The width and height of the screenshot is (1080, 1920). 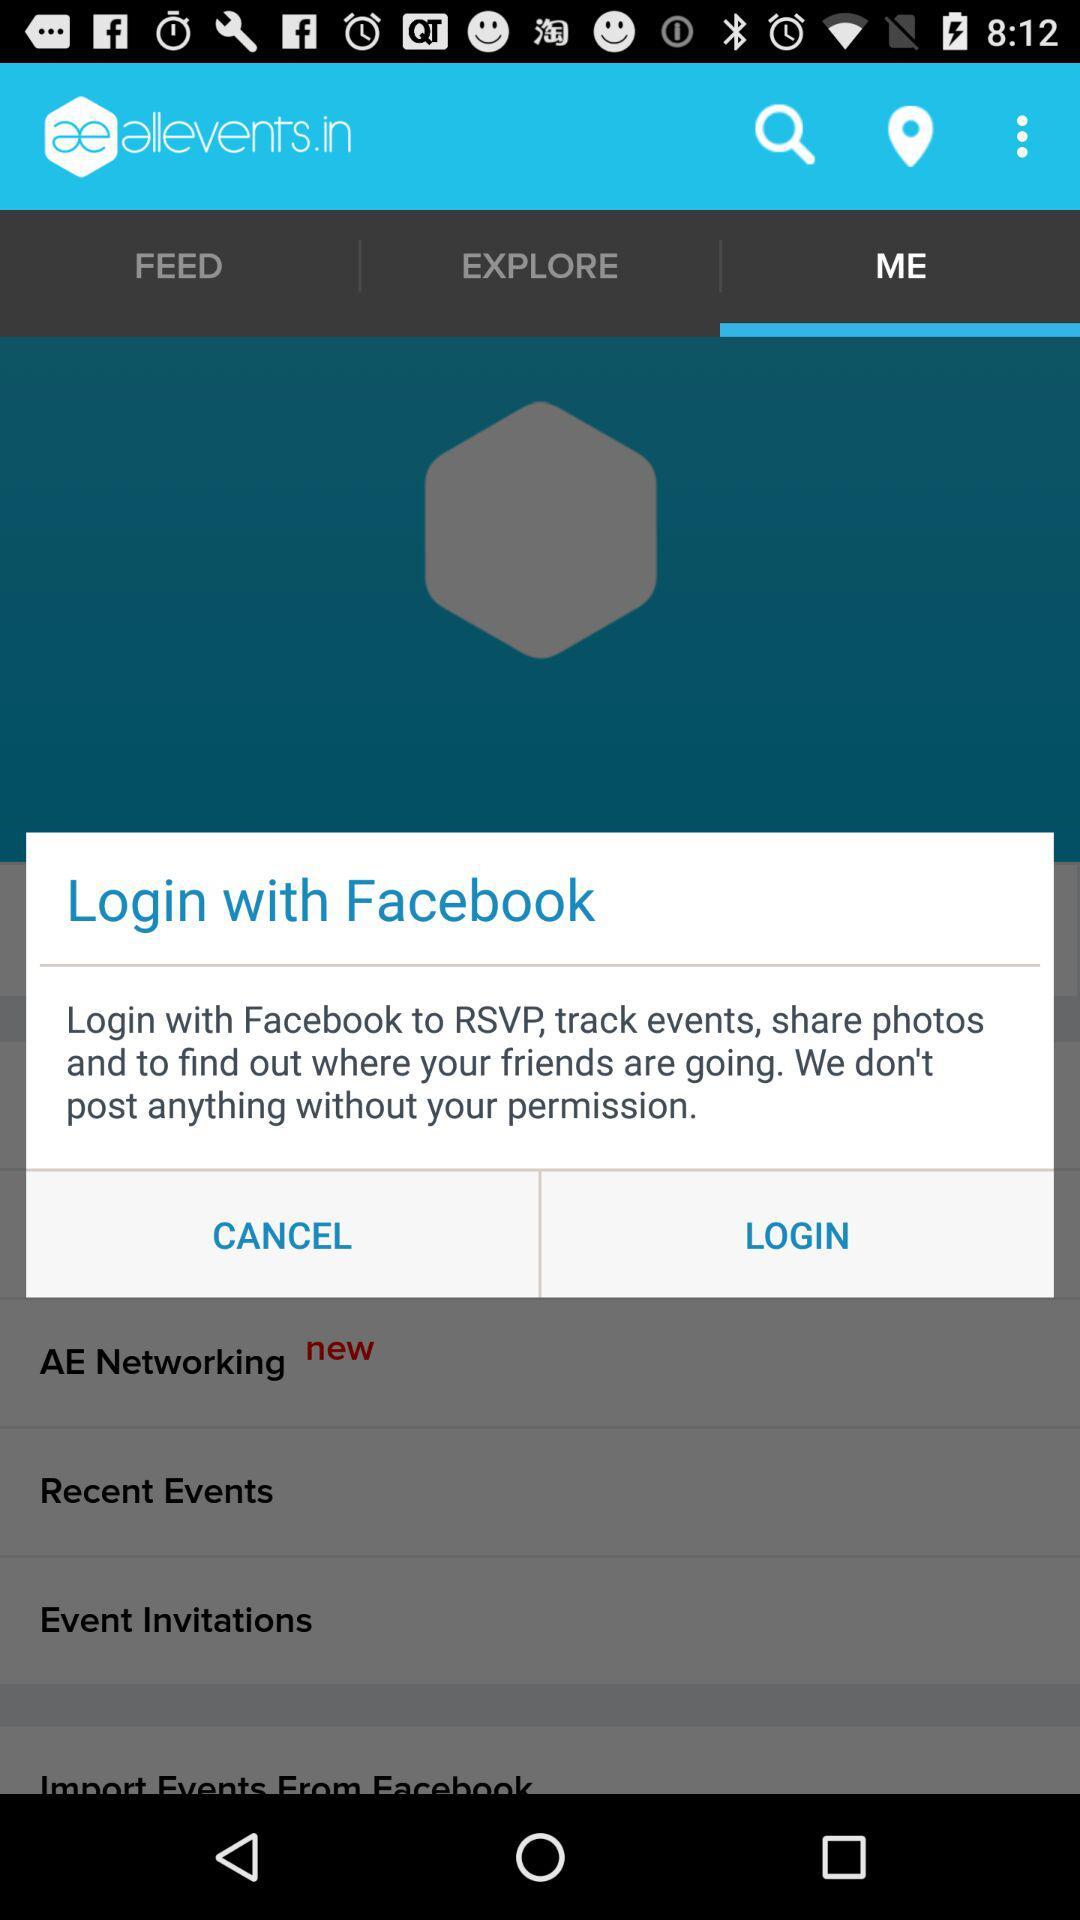 What do you see at coordinates (534, 929) in the screenshot?
I see `item to the right of events` at bounding box center [534, 929].